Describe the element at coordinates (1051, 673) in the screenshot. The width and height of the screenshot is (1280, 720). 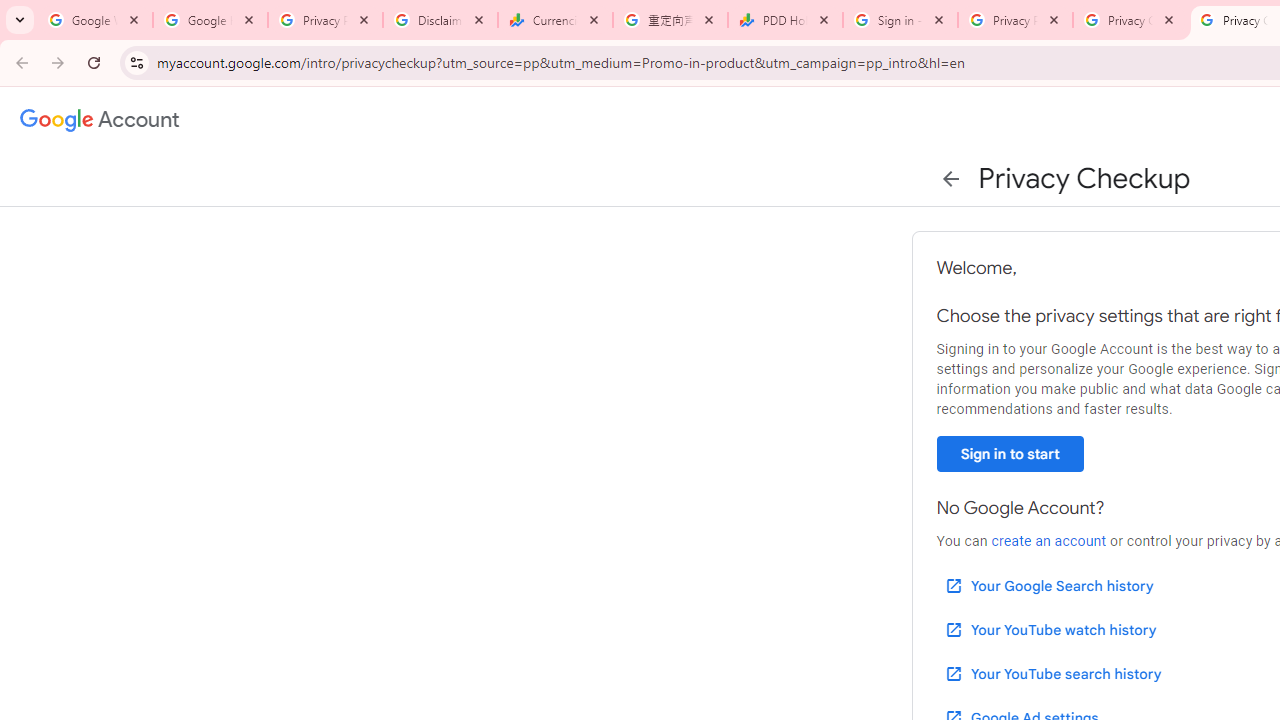
I see `'Your YouTube search history'` at that location.